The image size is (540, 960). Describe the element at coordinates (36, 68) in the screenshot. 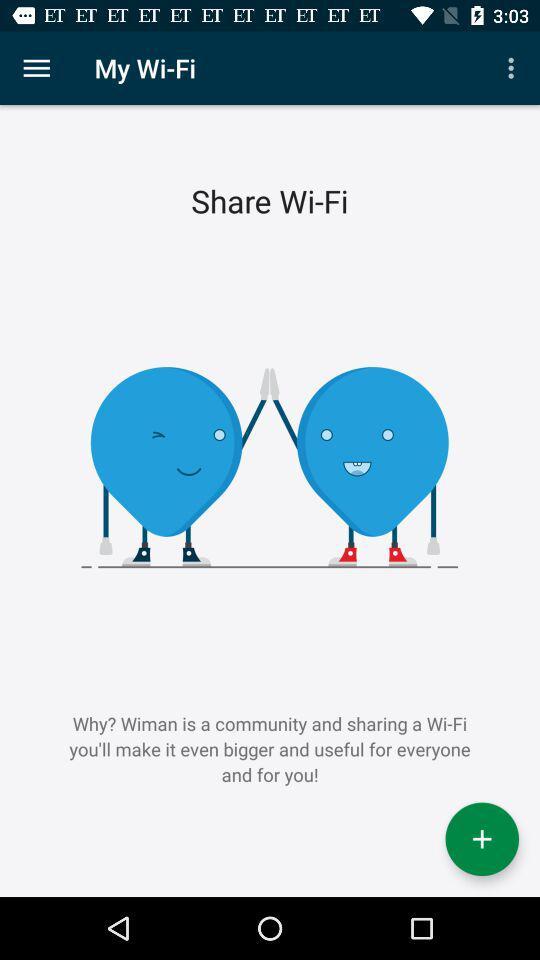

I see `its a menu button in app which you click and menu from left will pop up` at that location.